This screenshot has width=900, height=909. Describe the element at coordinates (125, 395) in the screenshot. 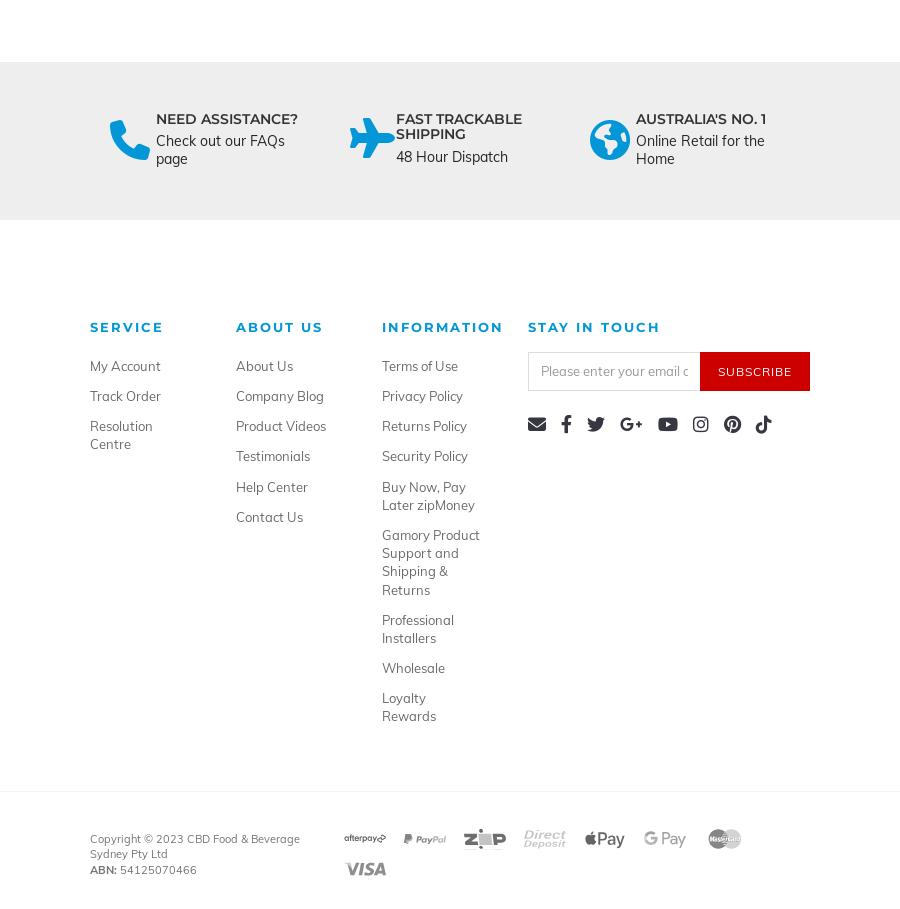

I see `'Track Order'` at that location.